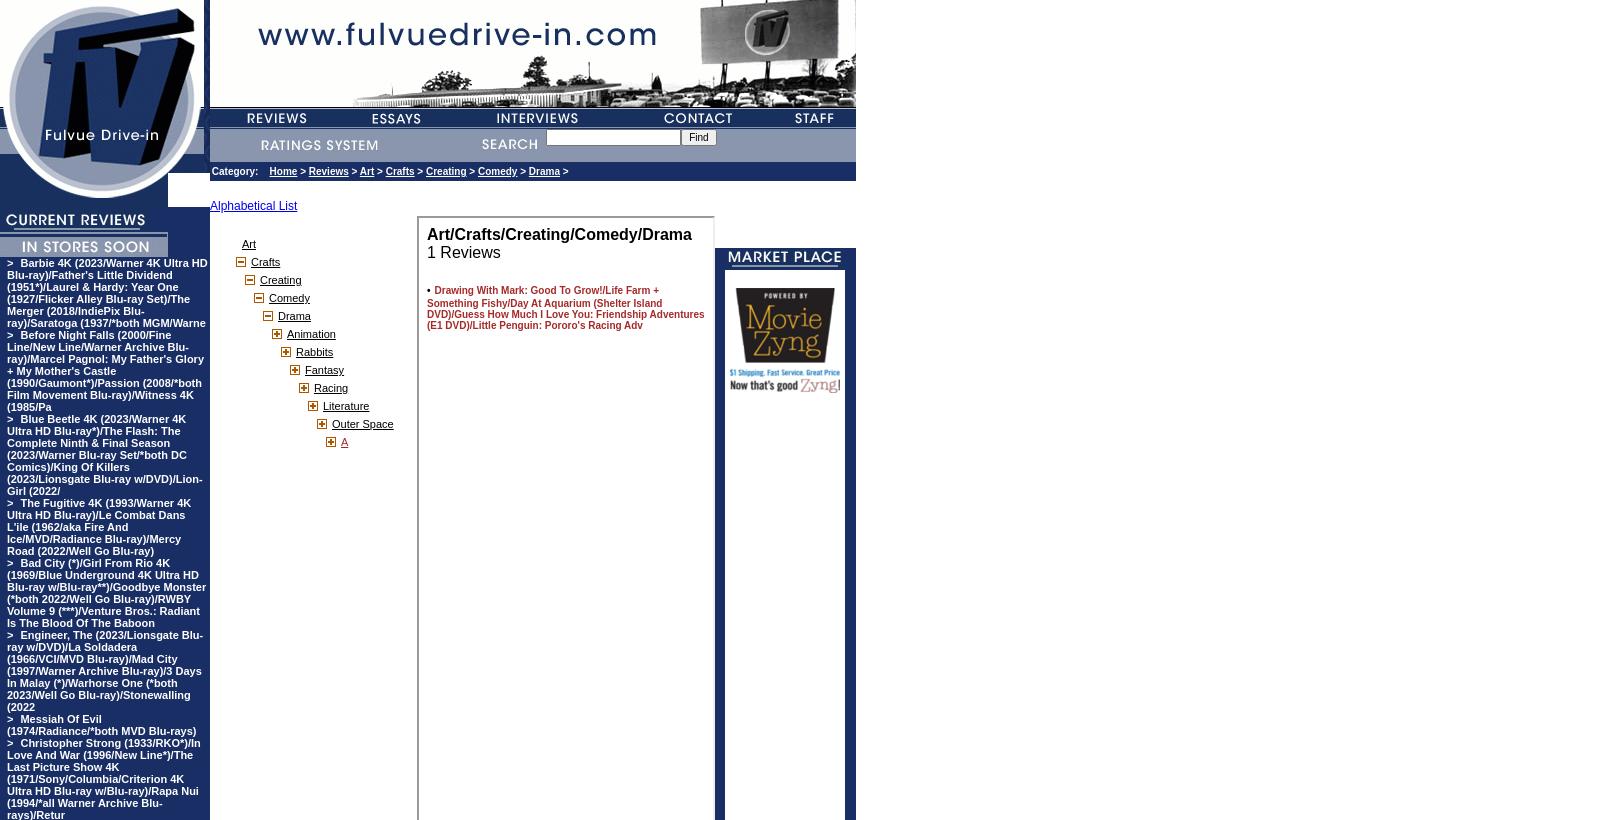 The image size is (1604, 820). What do you see at coordinates (321, 405) in the screenshot?
I see `'Literature'` at bounding box center [321, 405].